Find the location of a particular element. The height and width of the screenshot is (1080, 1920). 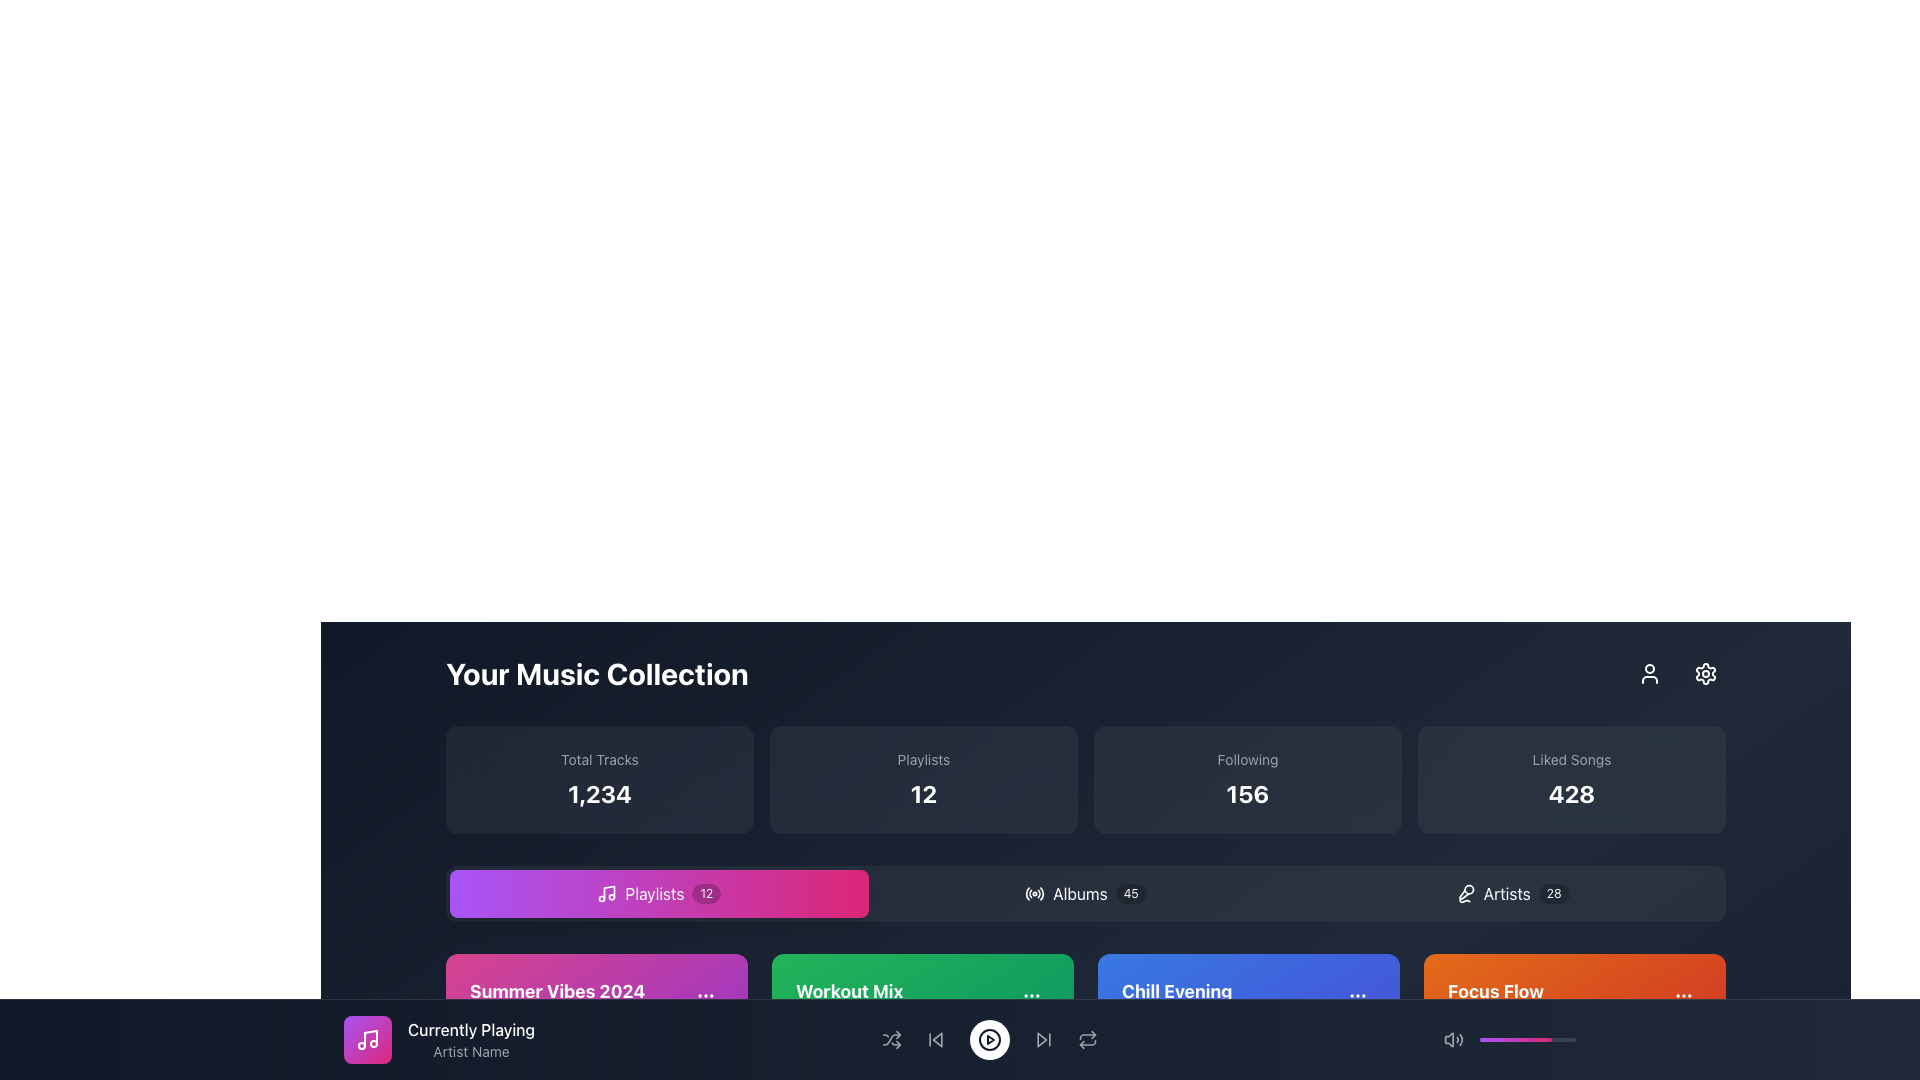

the oval button with three vertically arranged dots, located at the far right of the 'Focus Flow' section is located at coordinates (1683, 995).